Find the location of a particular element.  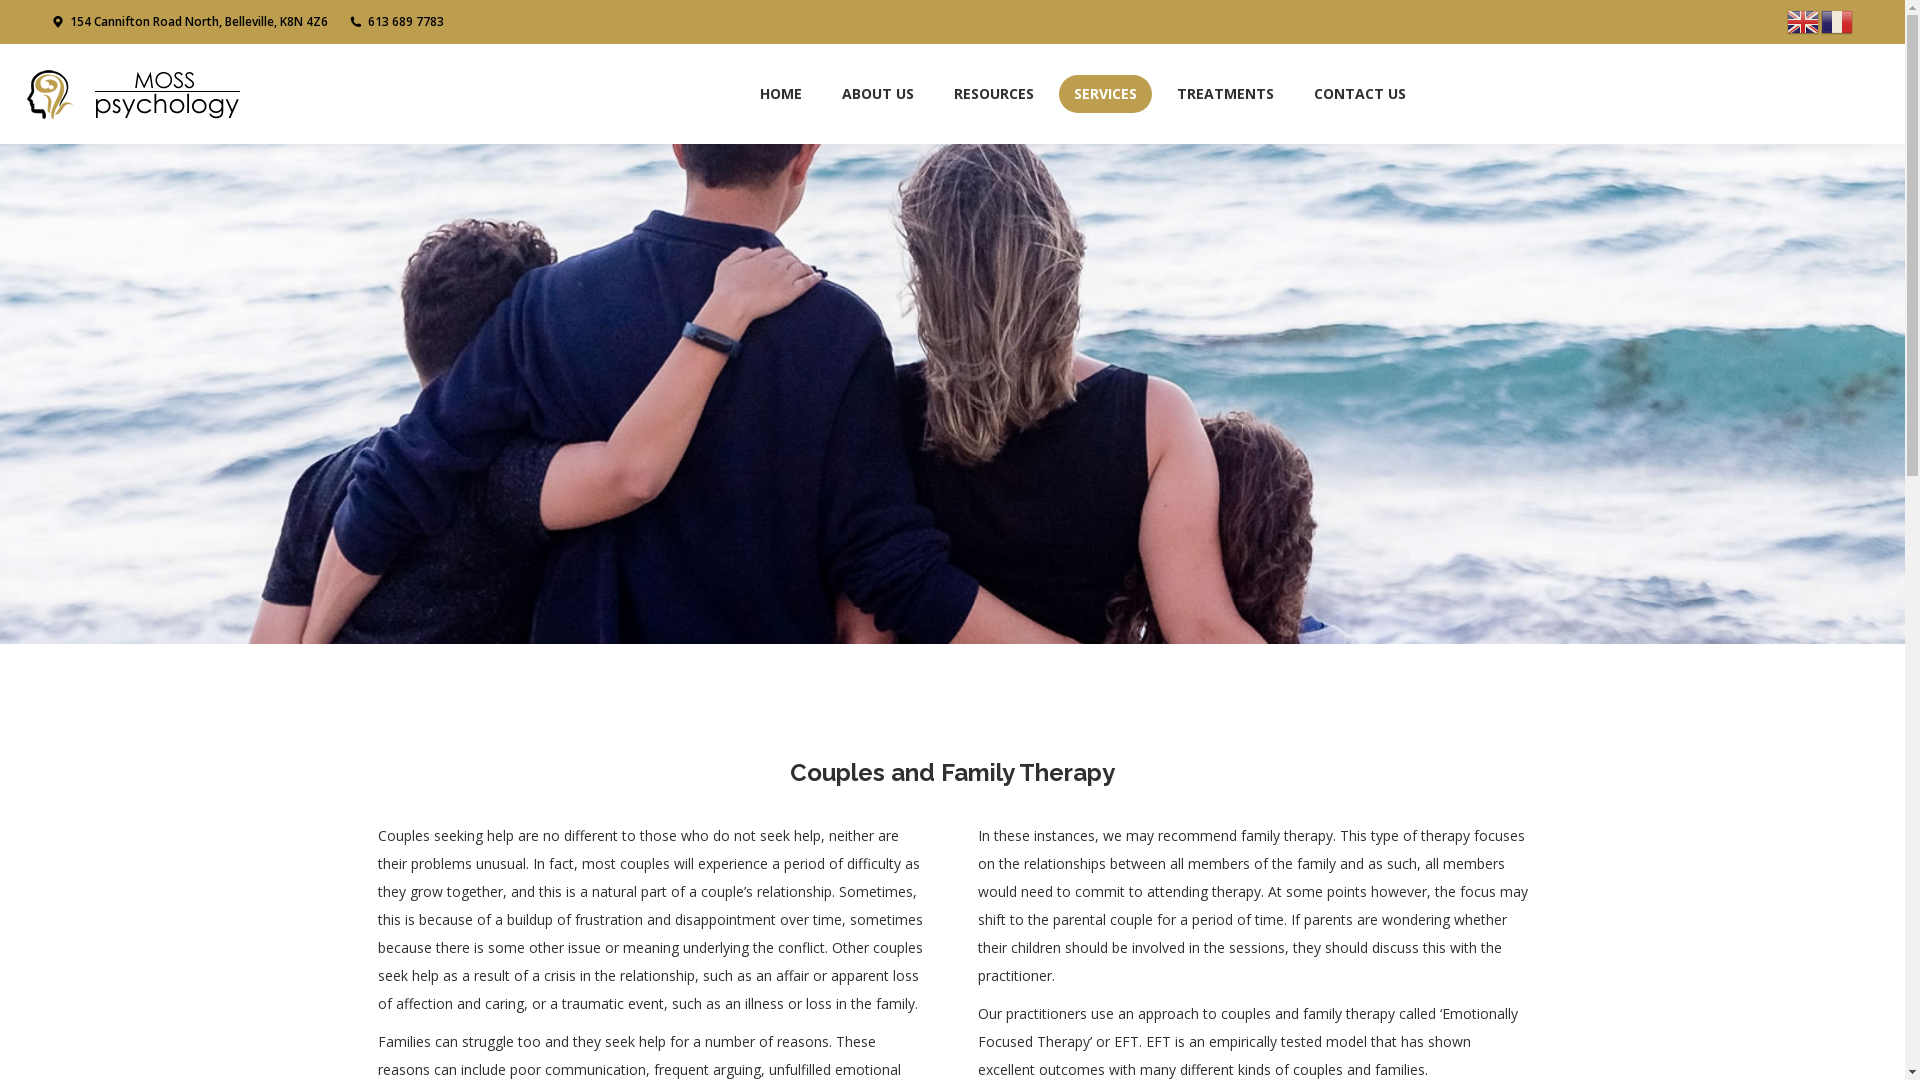

'HOME' is located at coordinates (778, 93).